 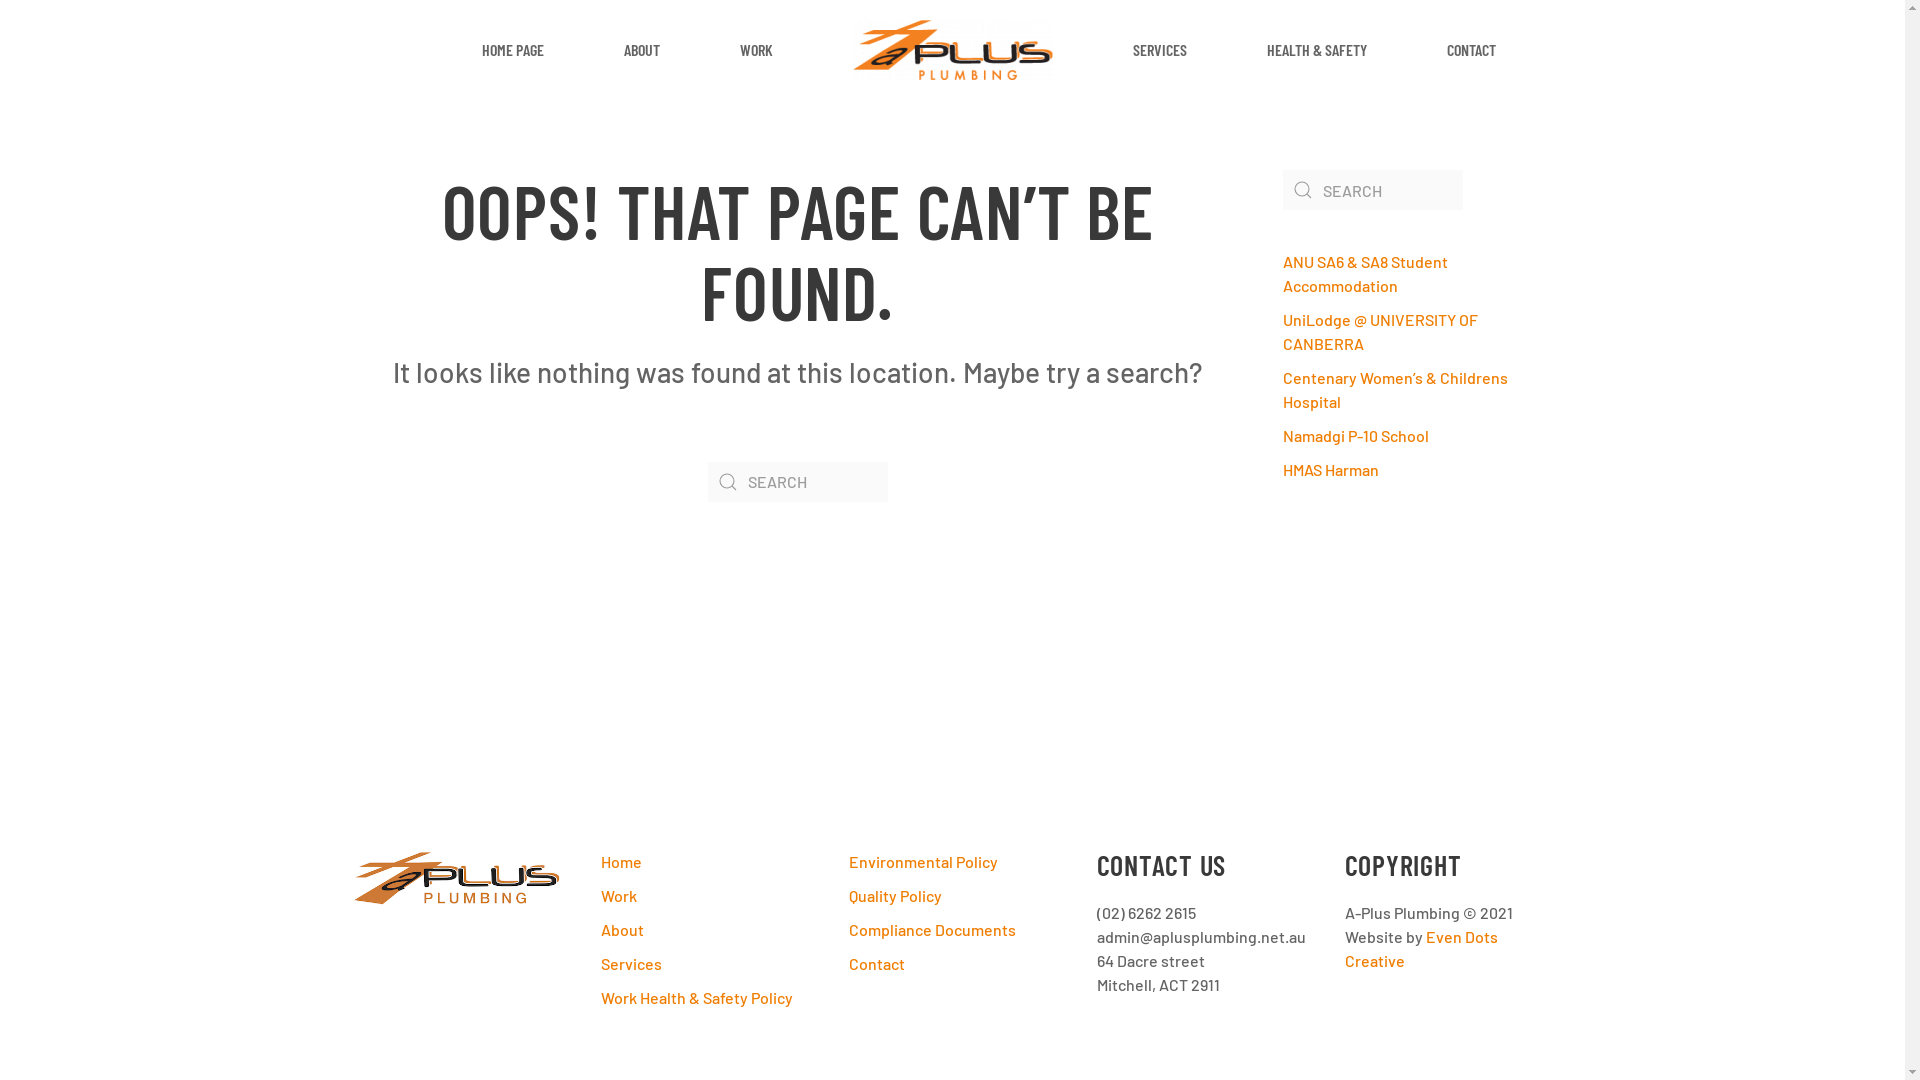 What do you see at coordinates (704, 929) in the screenshot?
I see `'About'` at bounding box center [704, 929].